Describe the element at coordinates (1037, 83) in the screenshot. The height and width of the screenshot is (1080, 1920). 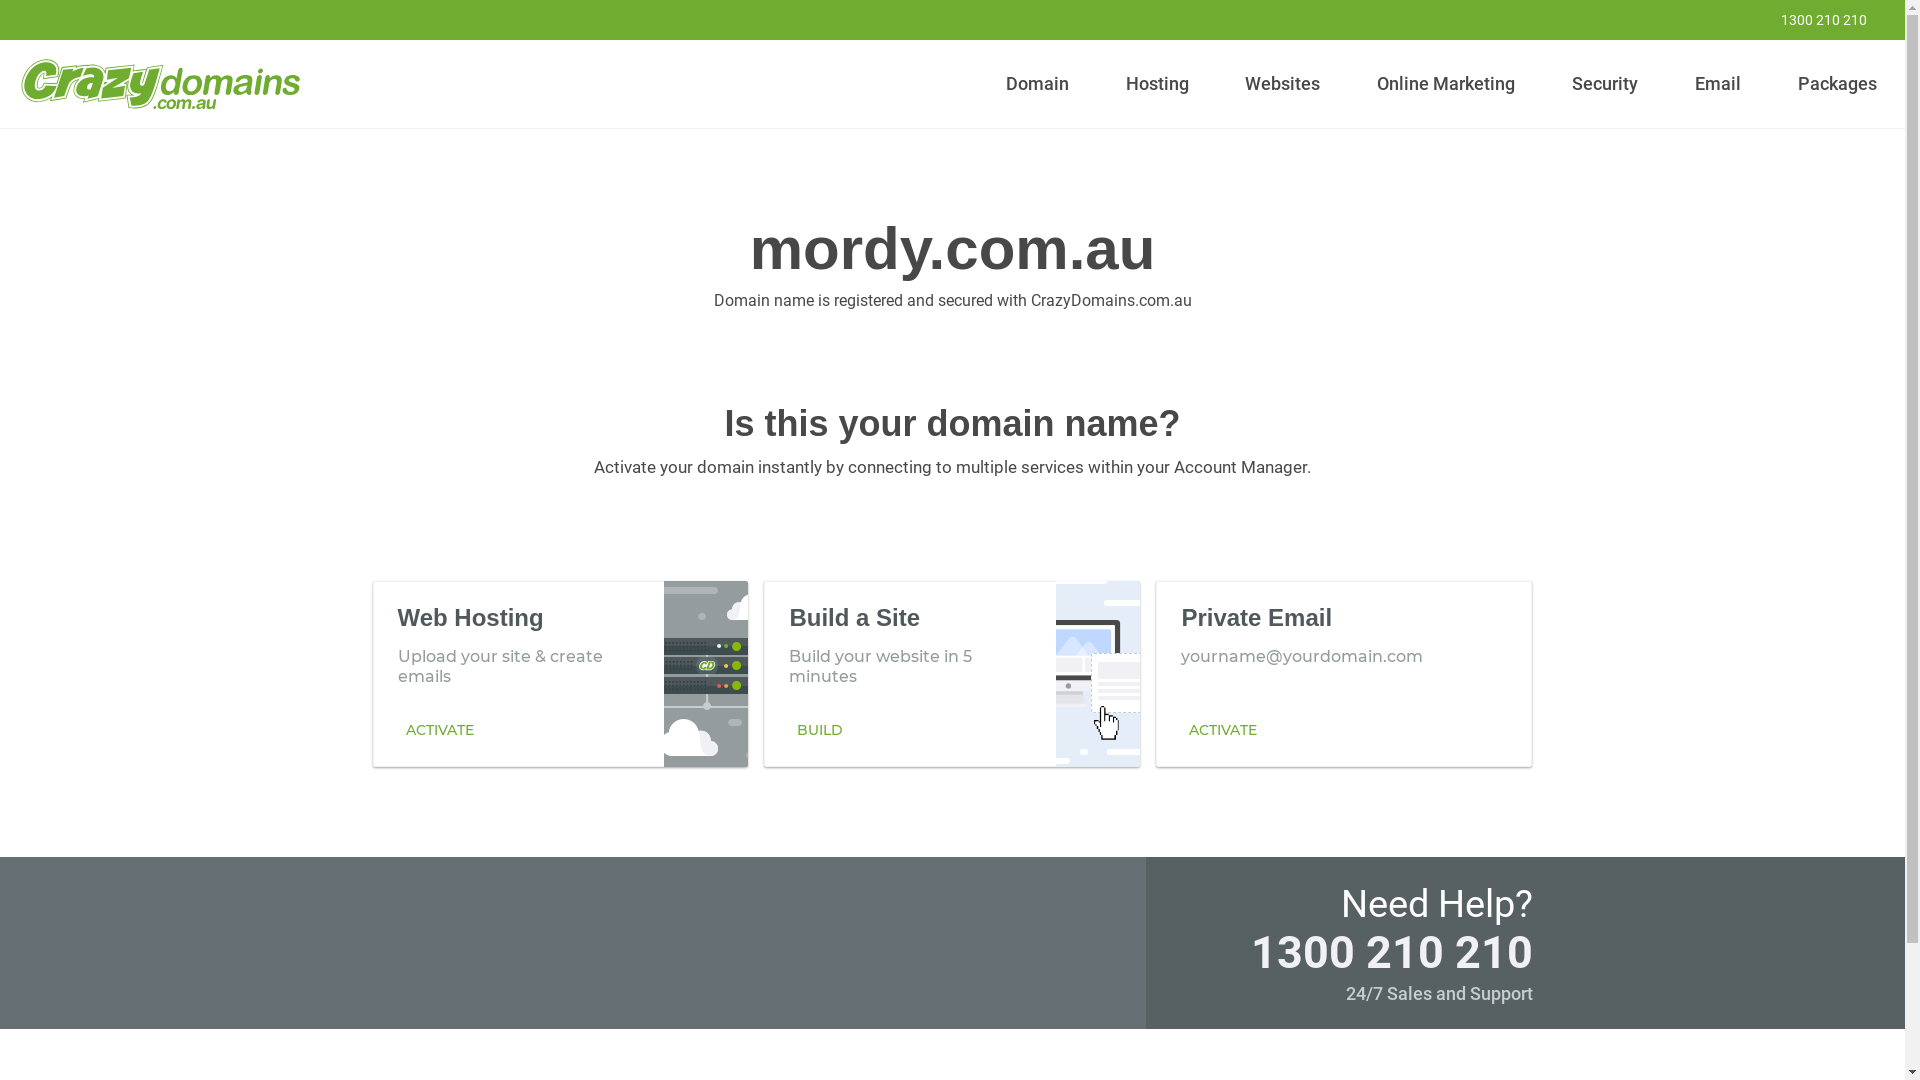
I see `'Domain'` at that location.